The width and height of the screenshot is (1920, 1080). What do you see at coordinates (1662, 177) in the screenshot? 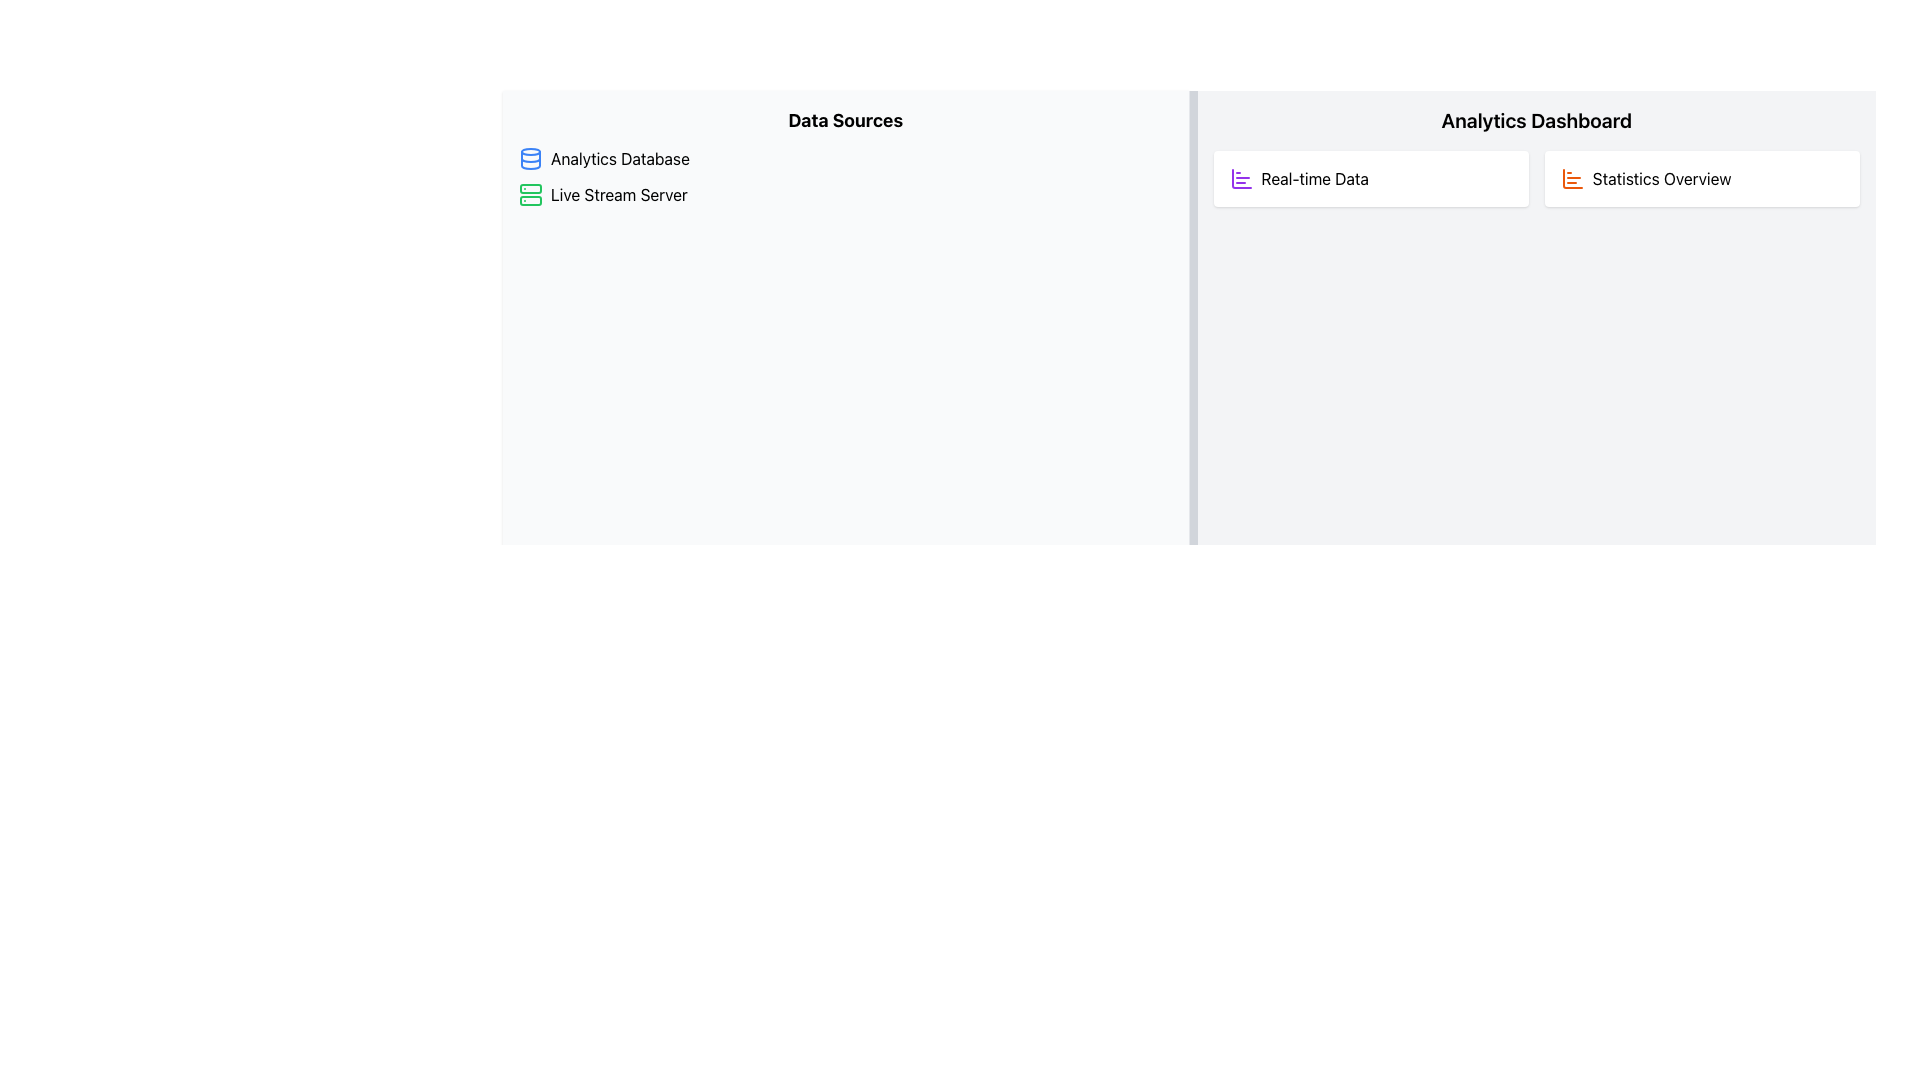
I see `the text label that serves as the title for the associated card summarizing content as a statistics overview, located in the 'Analytics Dashboard' section, rightmost among two cards, following an orange bar chart icon` at bounding box center [1662, 177].